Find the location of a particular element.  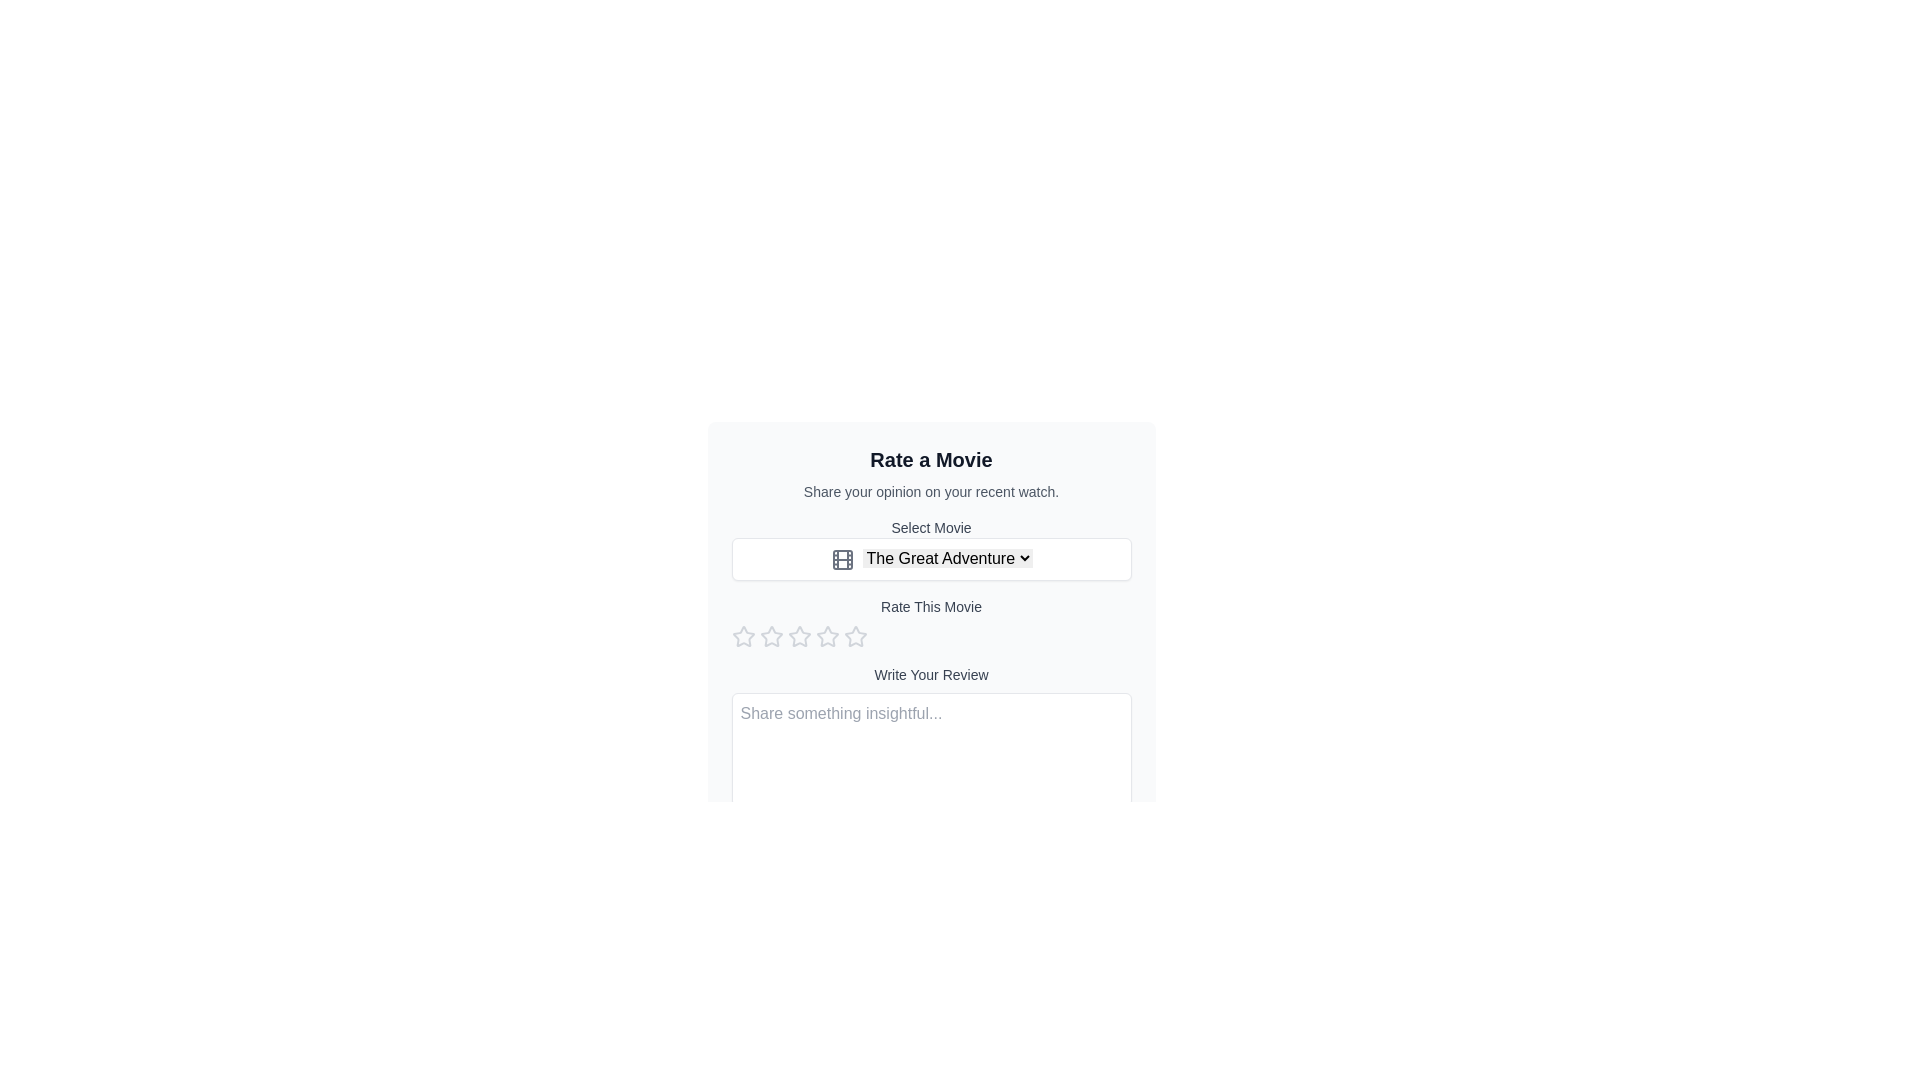

the text label that reads 'Share your opinion on your recent watch.', which is positioned below the 'Rate a Movie' title header and above the 'Select Movie' dropdown is located at coordinates (930, 492).